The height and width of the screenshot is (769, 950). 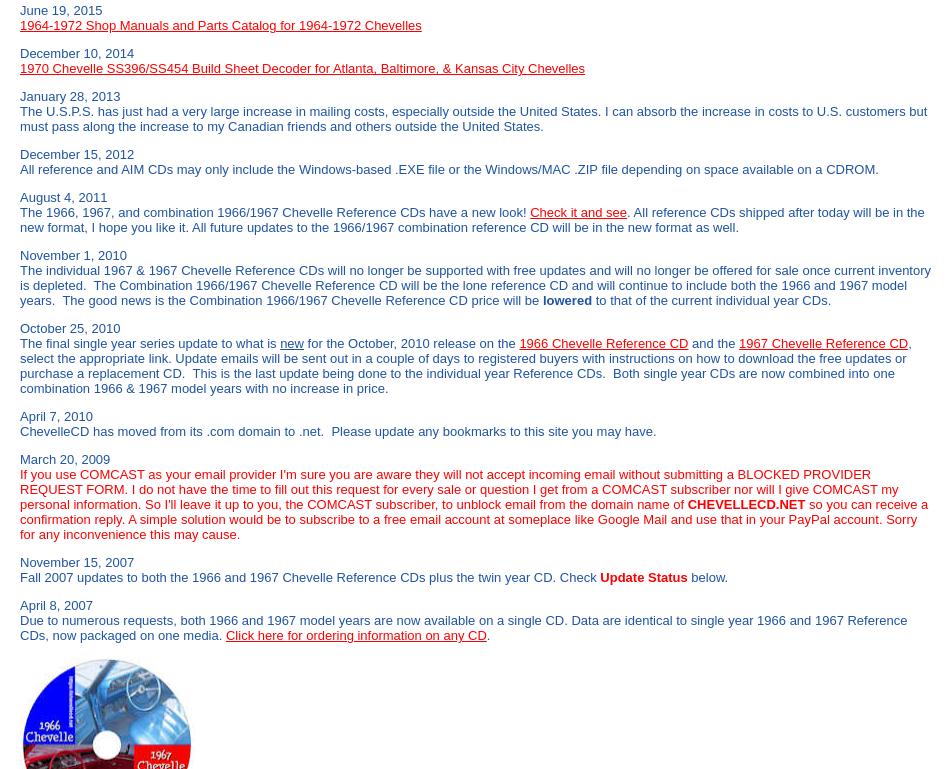 What do you see at coordinates (20, 604) in the screenshot?
I see `'April 8, 2007'` at bounding box center [20, 604].